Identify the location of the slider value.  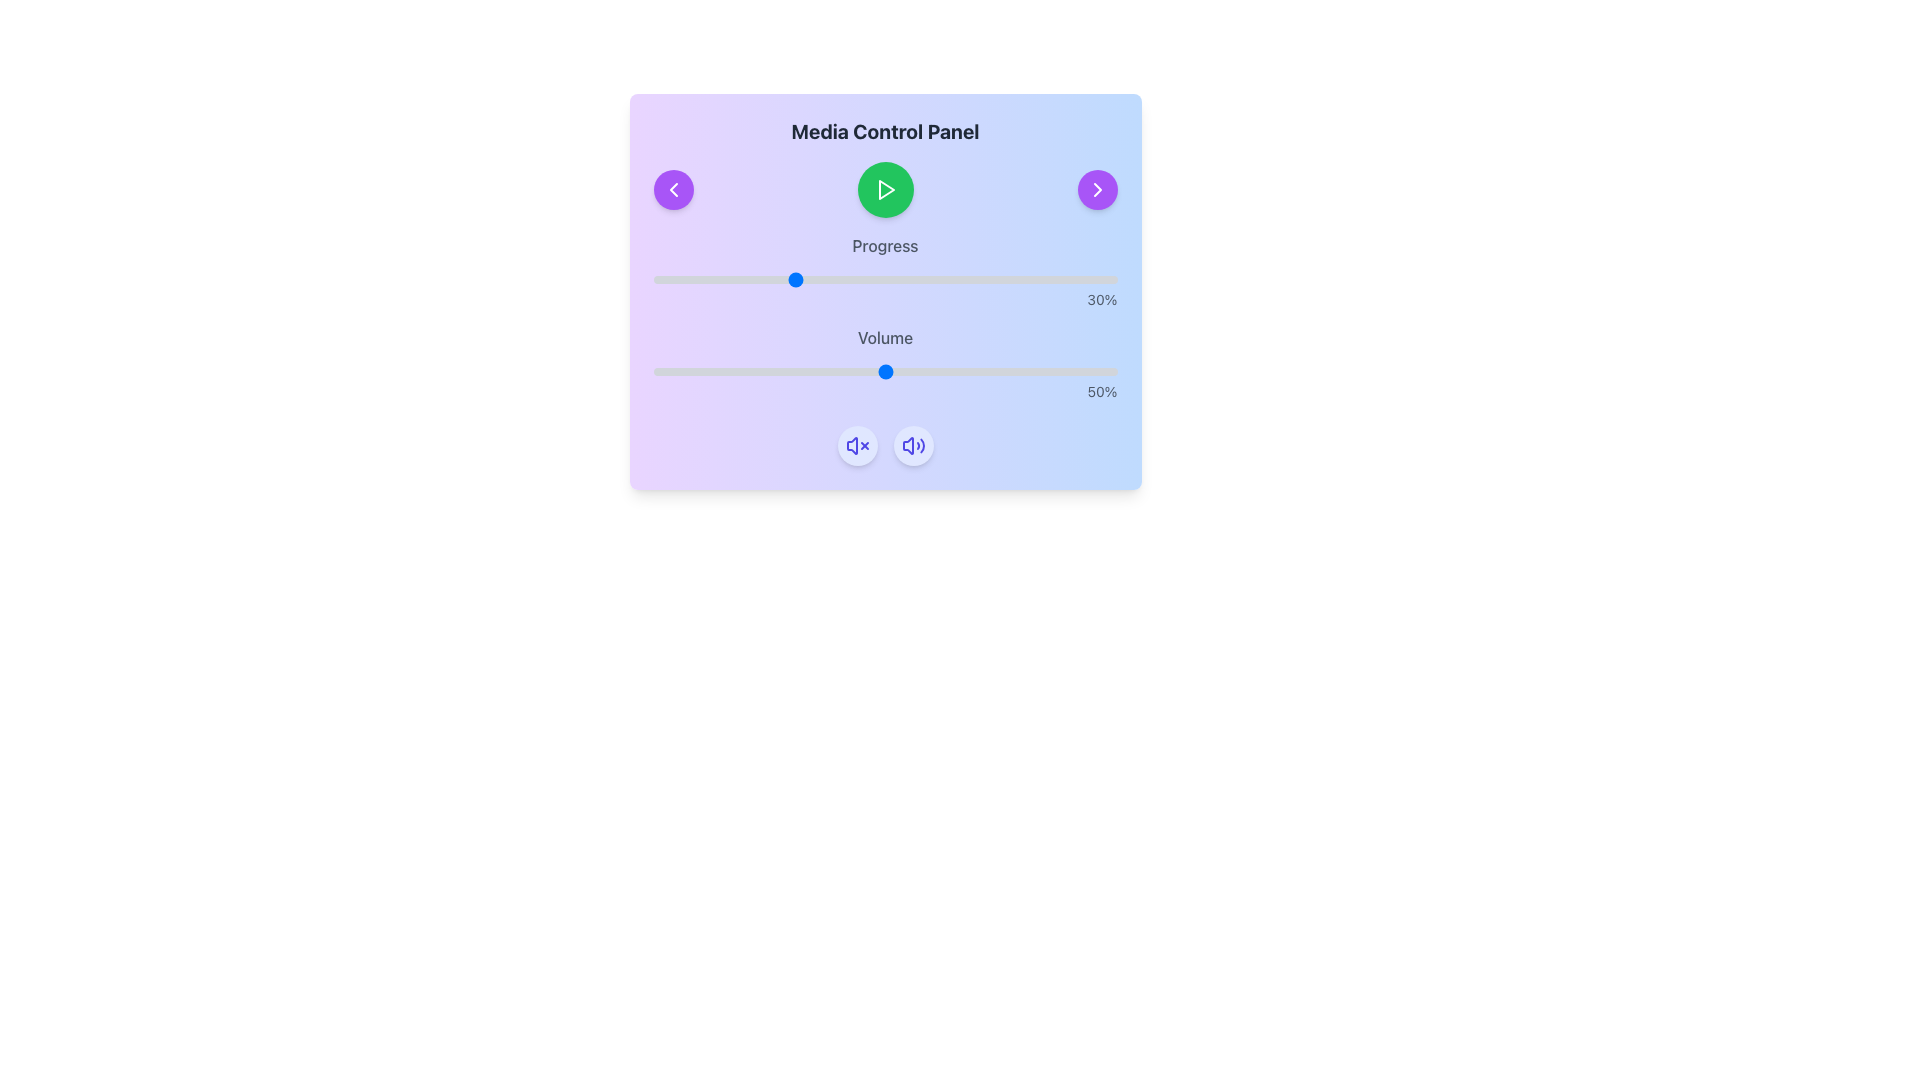
(754, 371).